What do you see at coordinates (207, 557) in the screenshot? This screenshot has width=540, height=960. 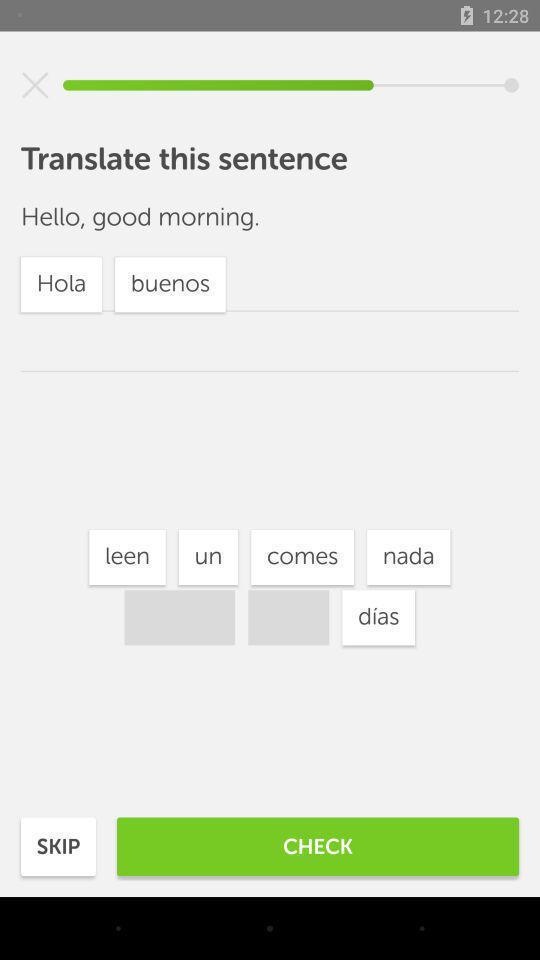 I see `icon above the buenos` at bounding box center [207, 557].